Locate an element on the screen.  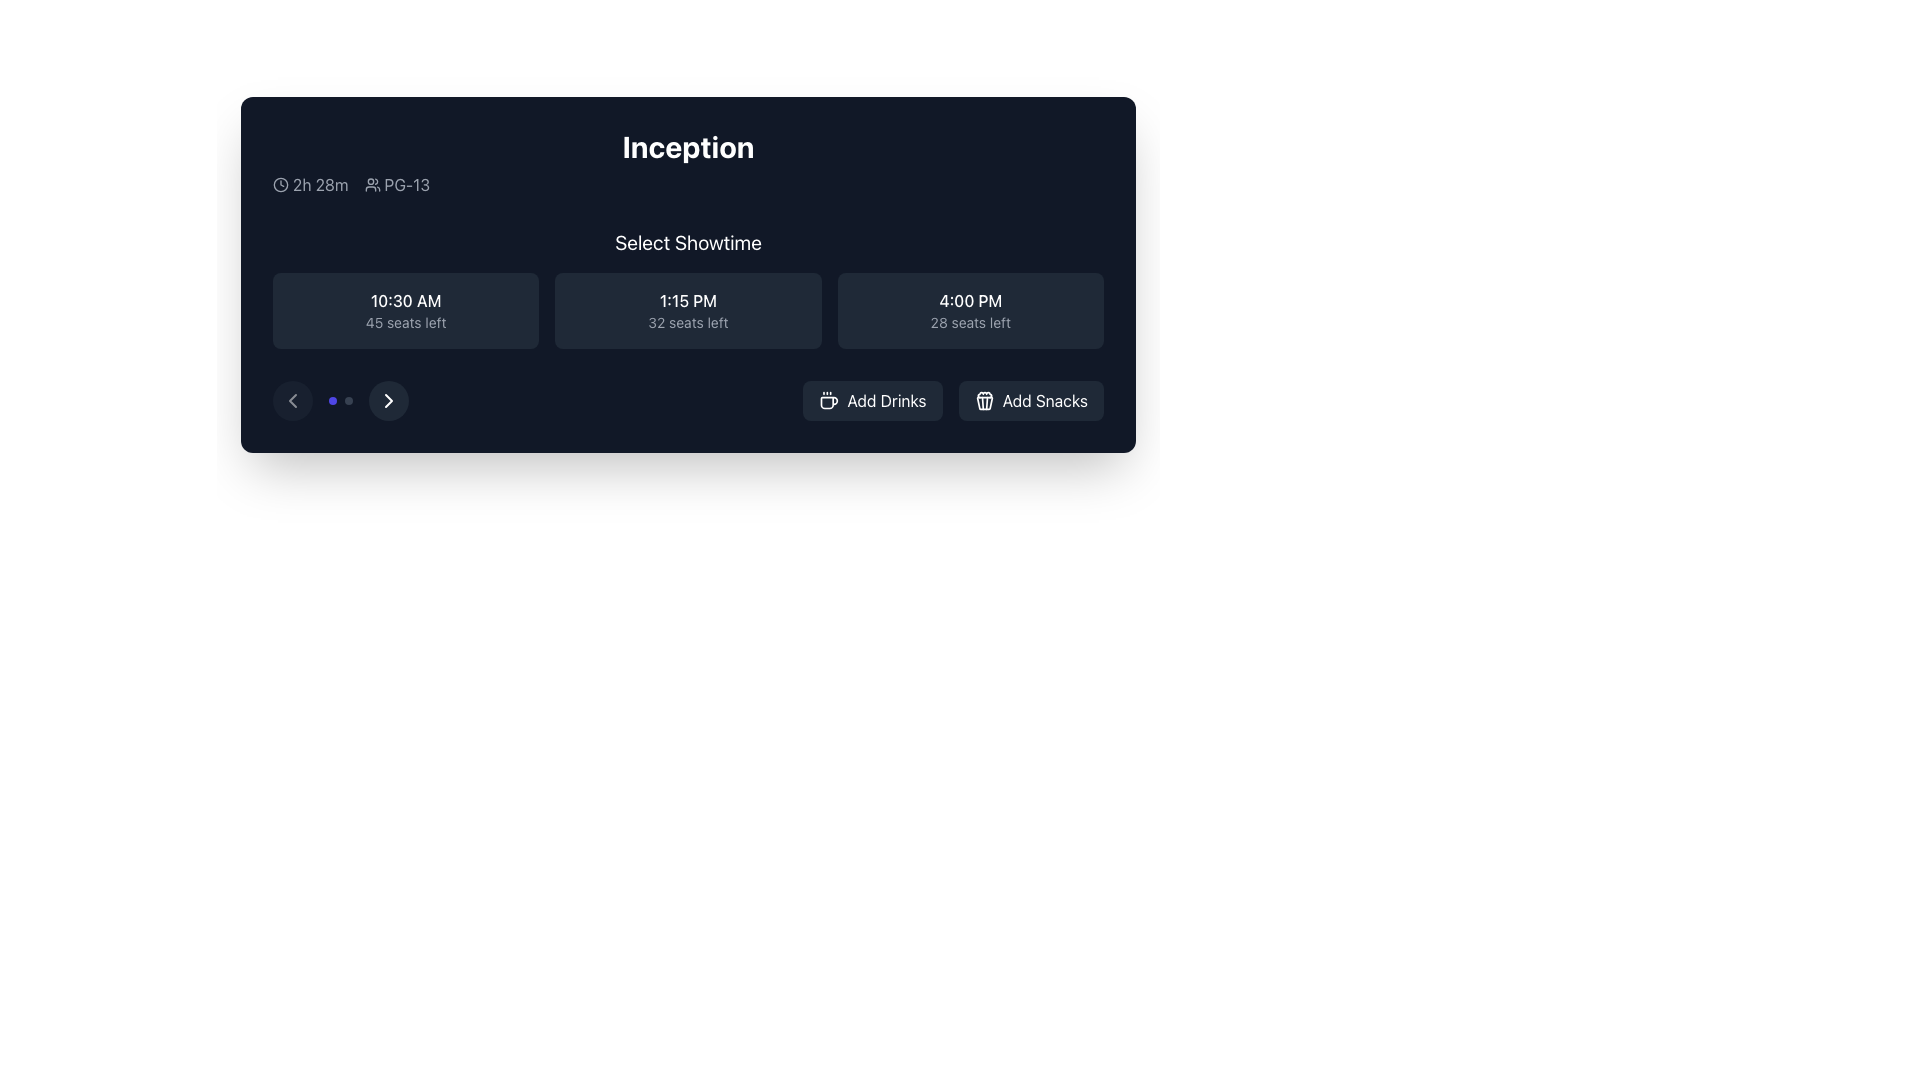
the second button in the 'Select Showtime' section is located at coordinates (688, 289).